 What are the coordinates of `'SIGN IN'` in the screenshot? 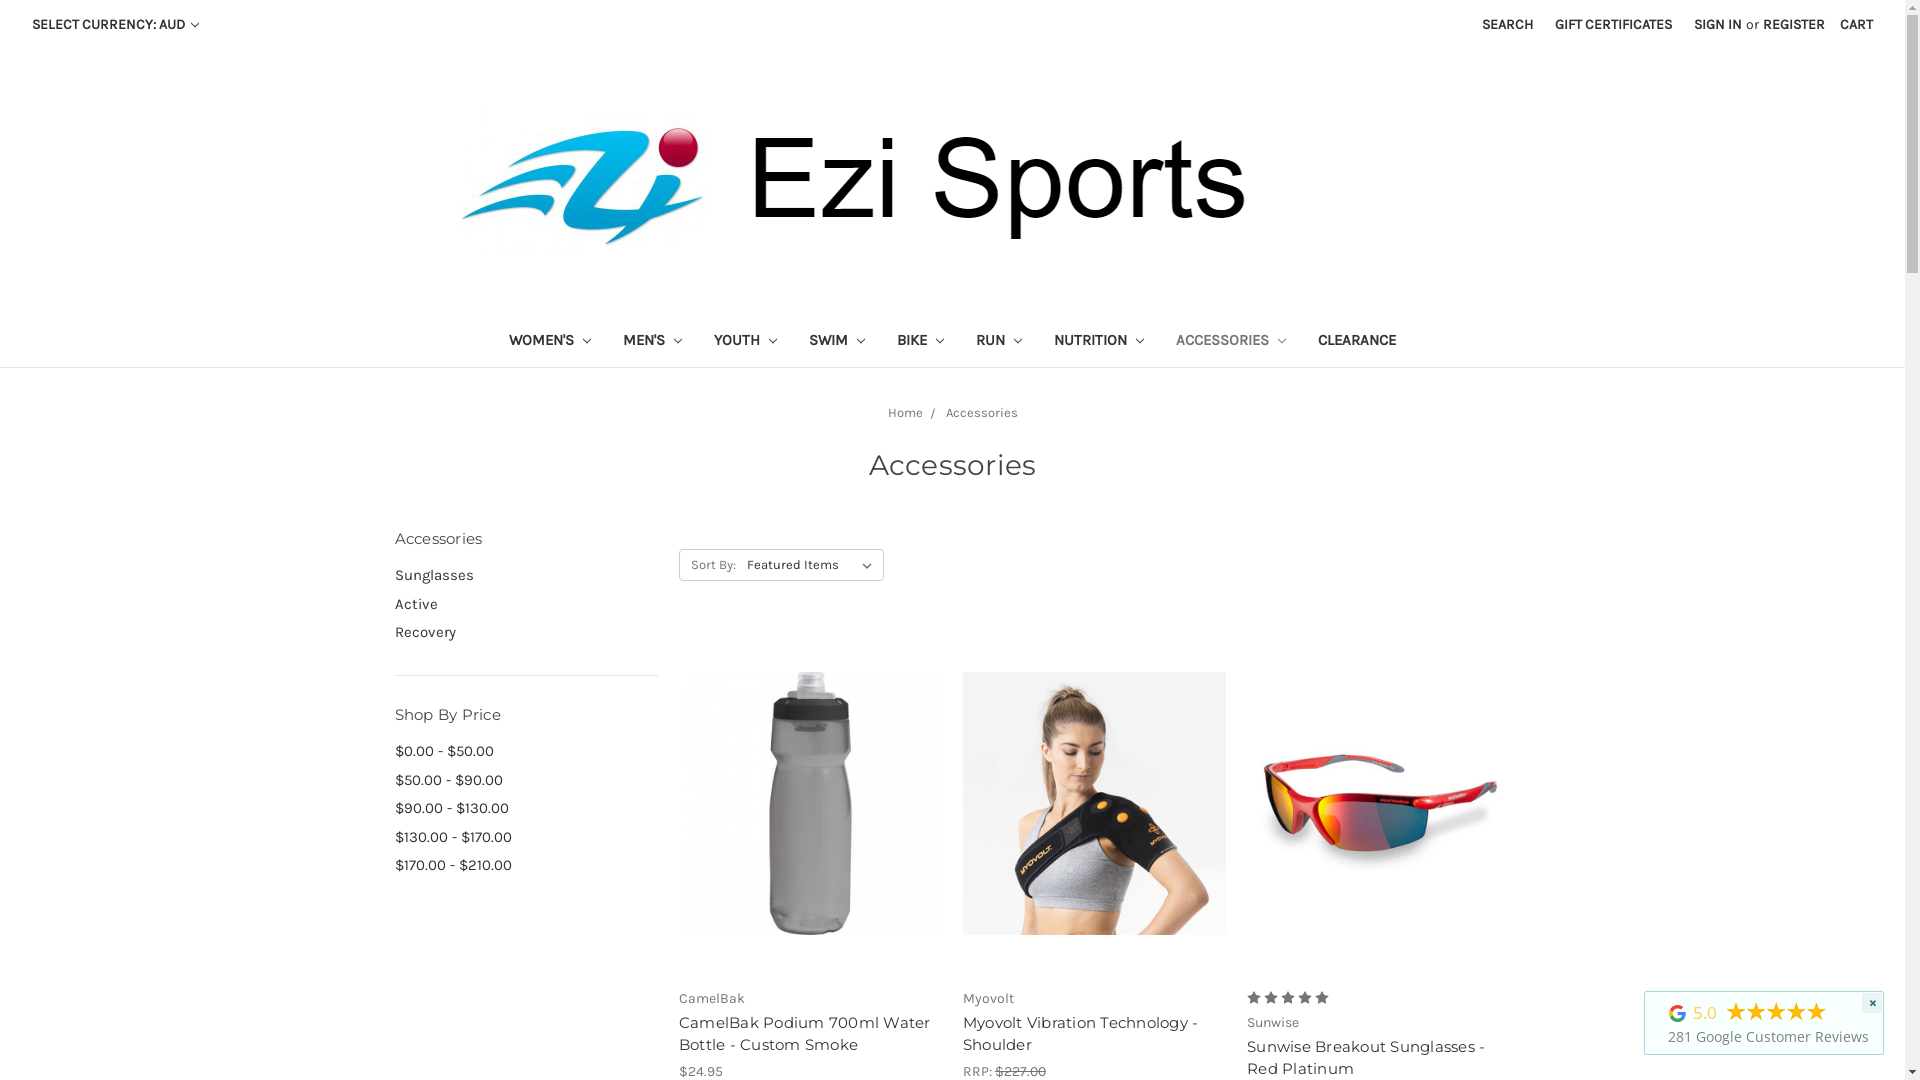 It's located at (1682, 24).